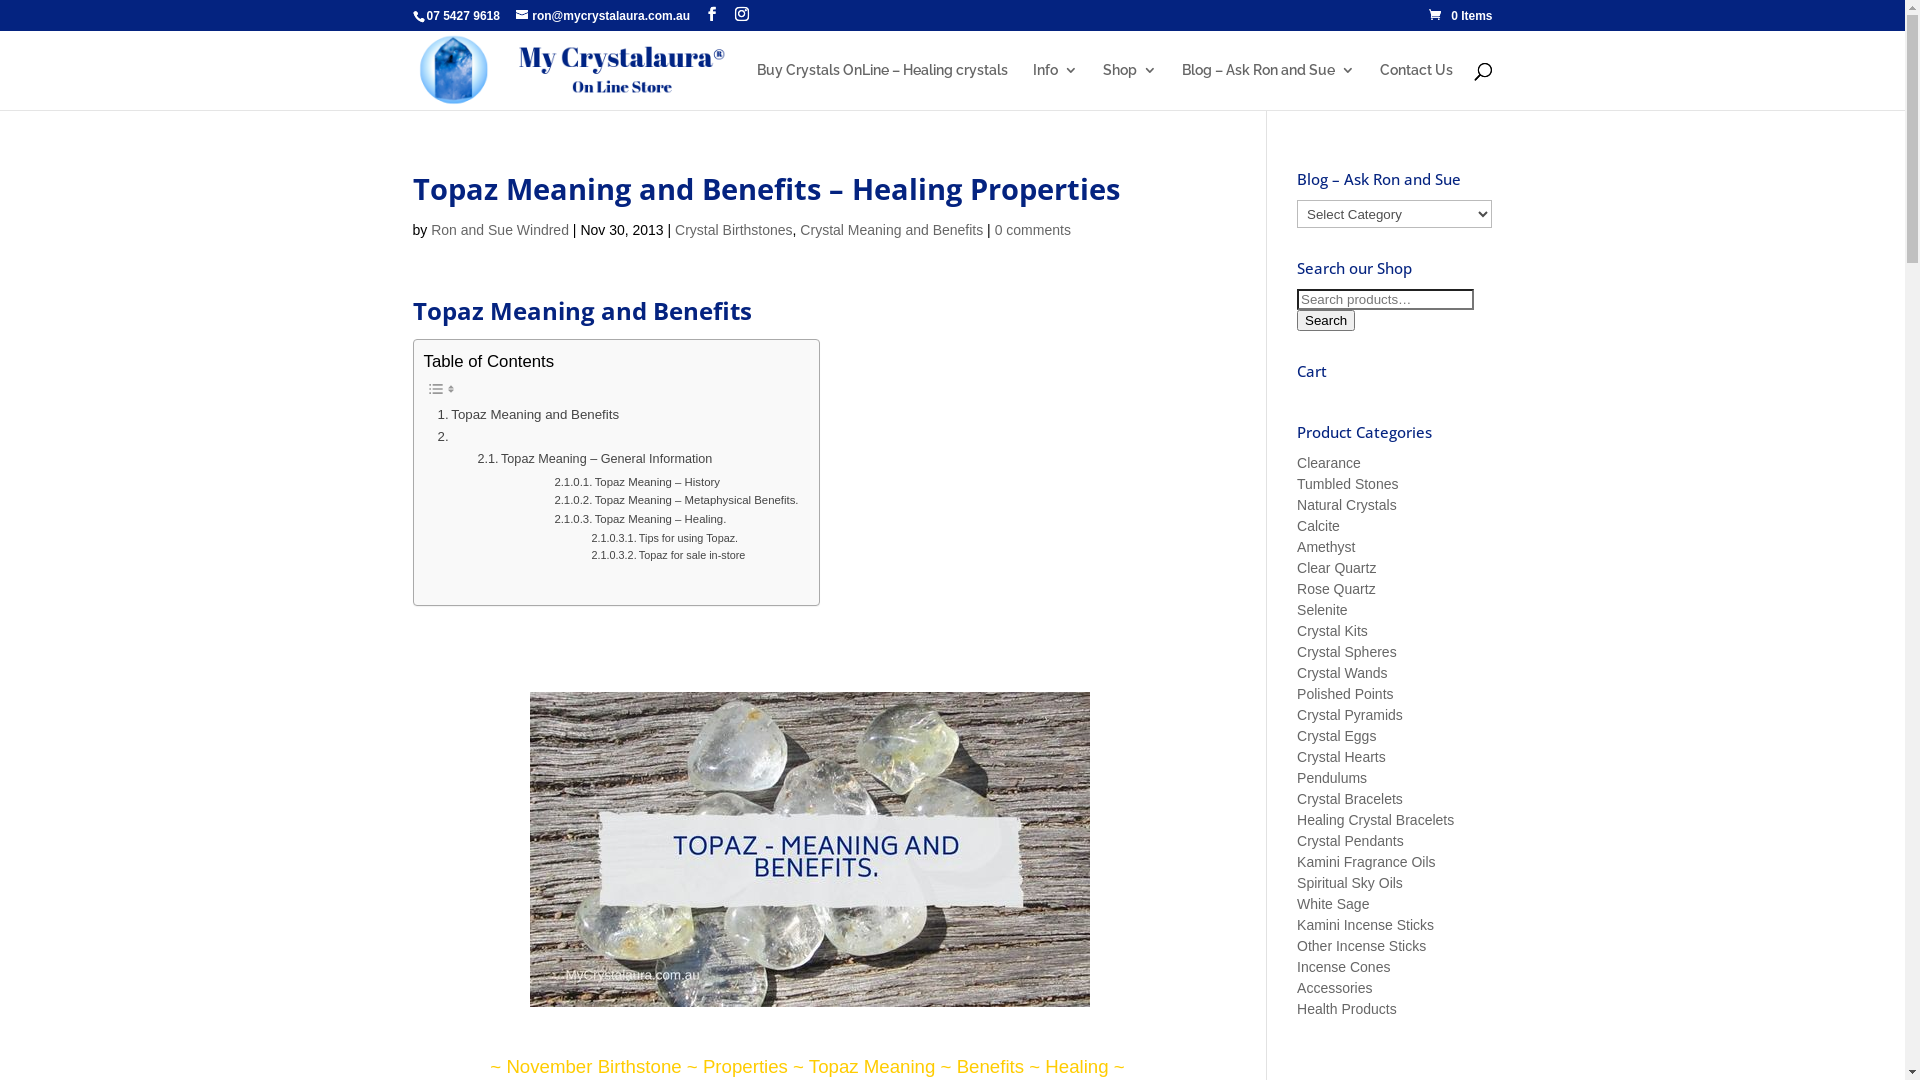 The width and height of the screenshot is (1920, 1080). What do you see at coordinates (1128, 85) in the screenshot?
I see `'Shop'` at bounding box center [1128, 85].